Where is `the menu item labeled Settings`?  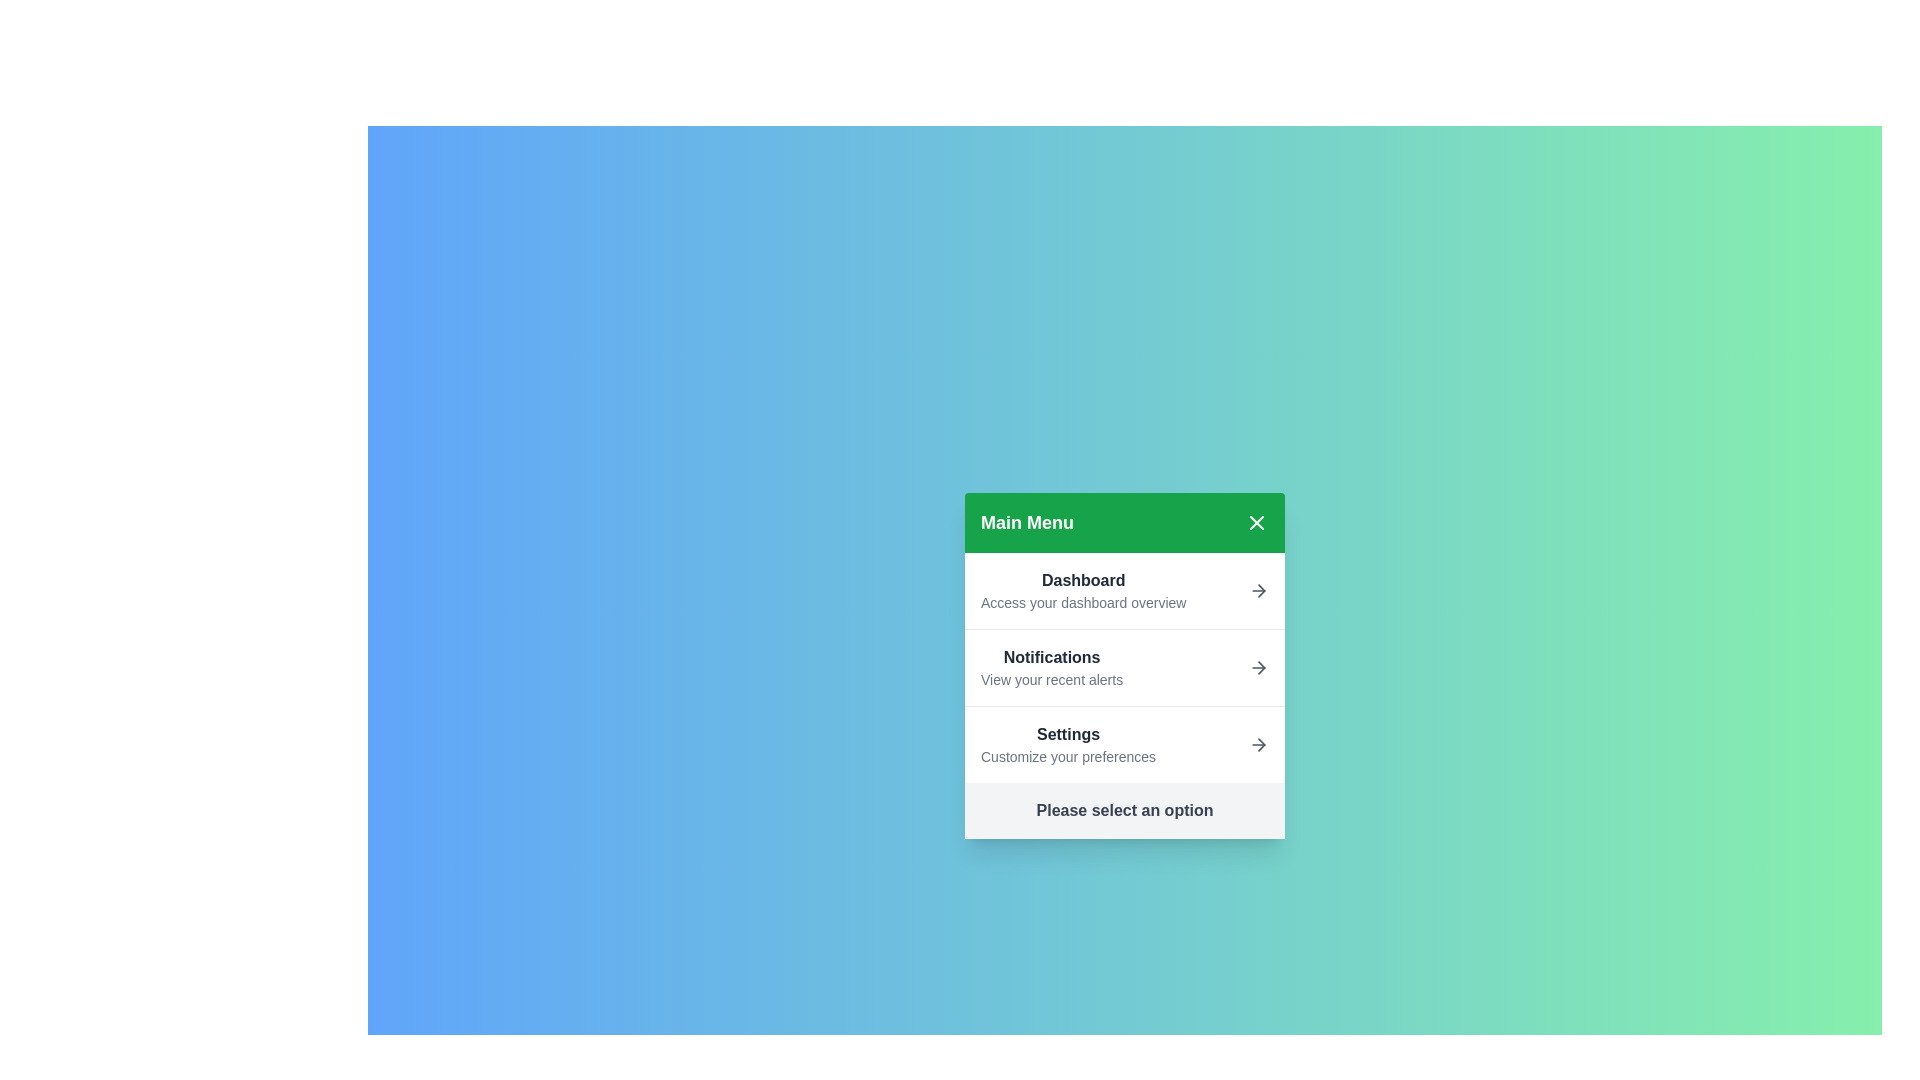 the menu item labeled Settings is located at coordinates (1124, 744).